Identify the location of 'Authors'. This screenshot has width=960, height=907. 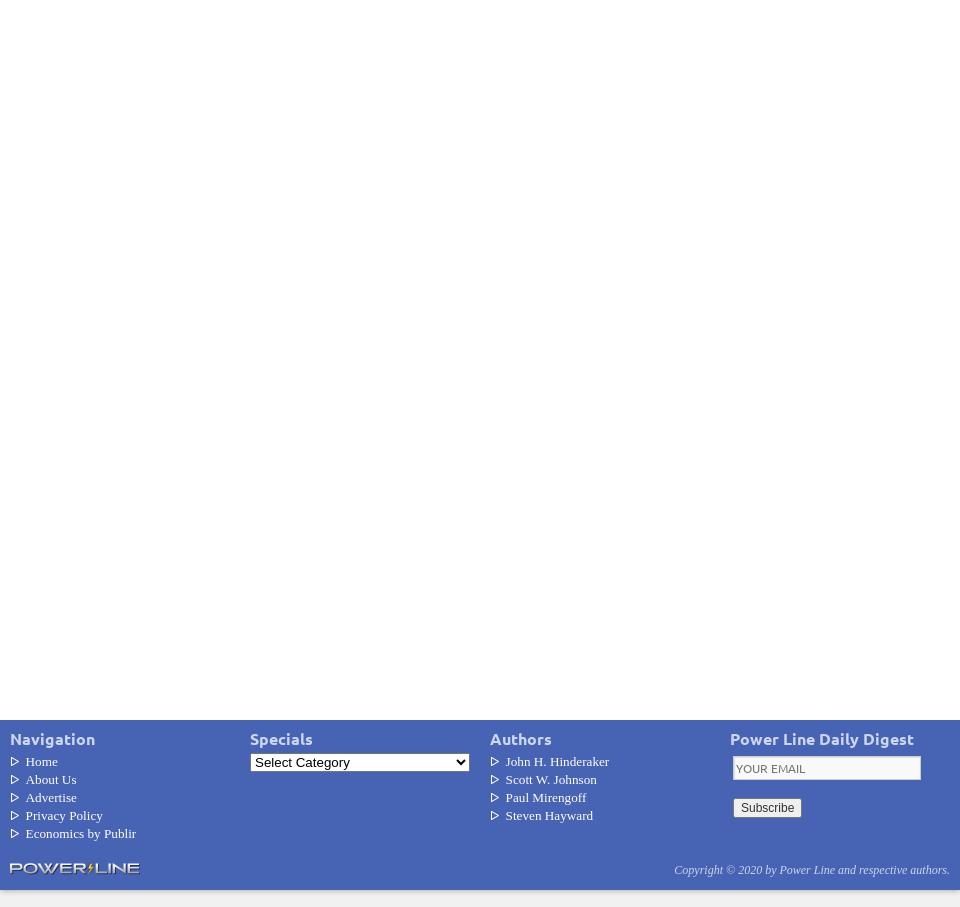
(519, 737).